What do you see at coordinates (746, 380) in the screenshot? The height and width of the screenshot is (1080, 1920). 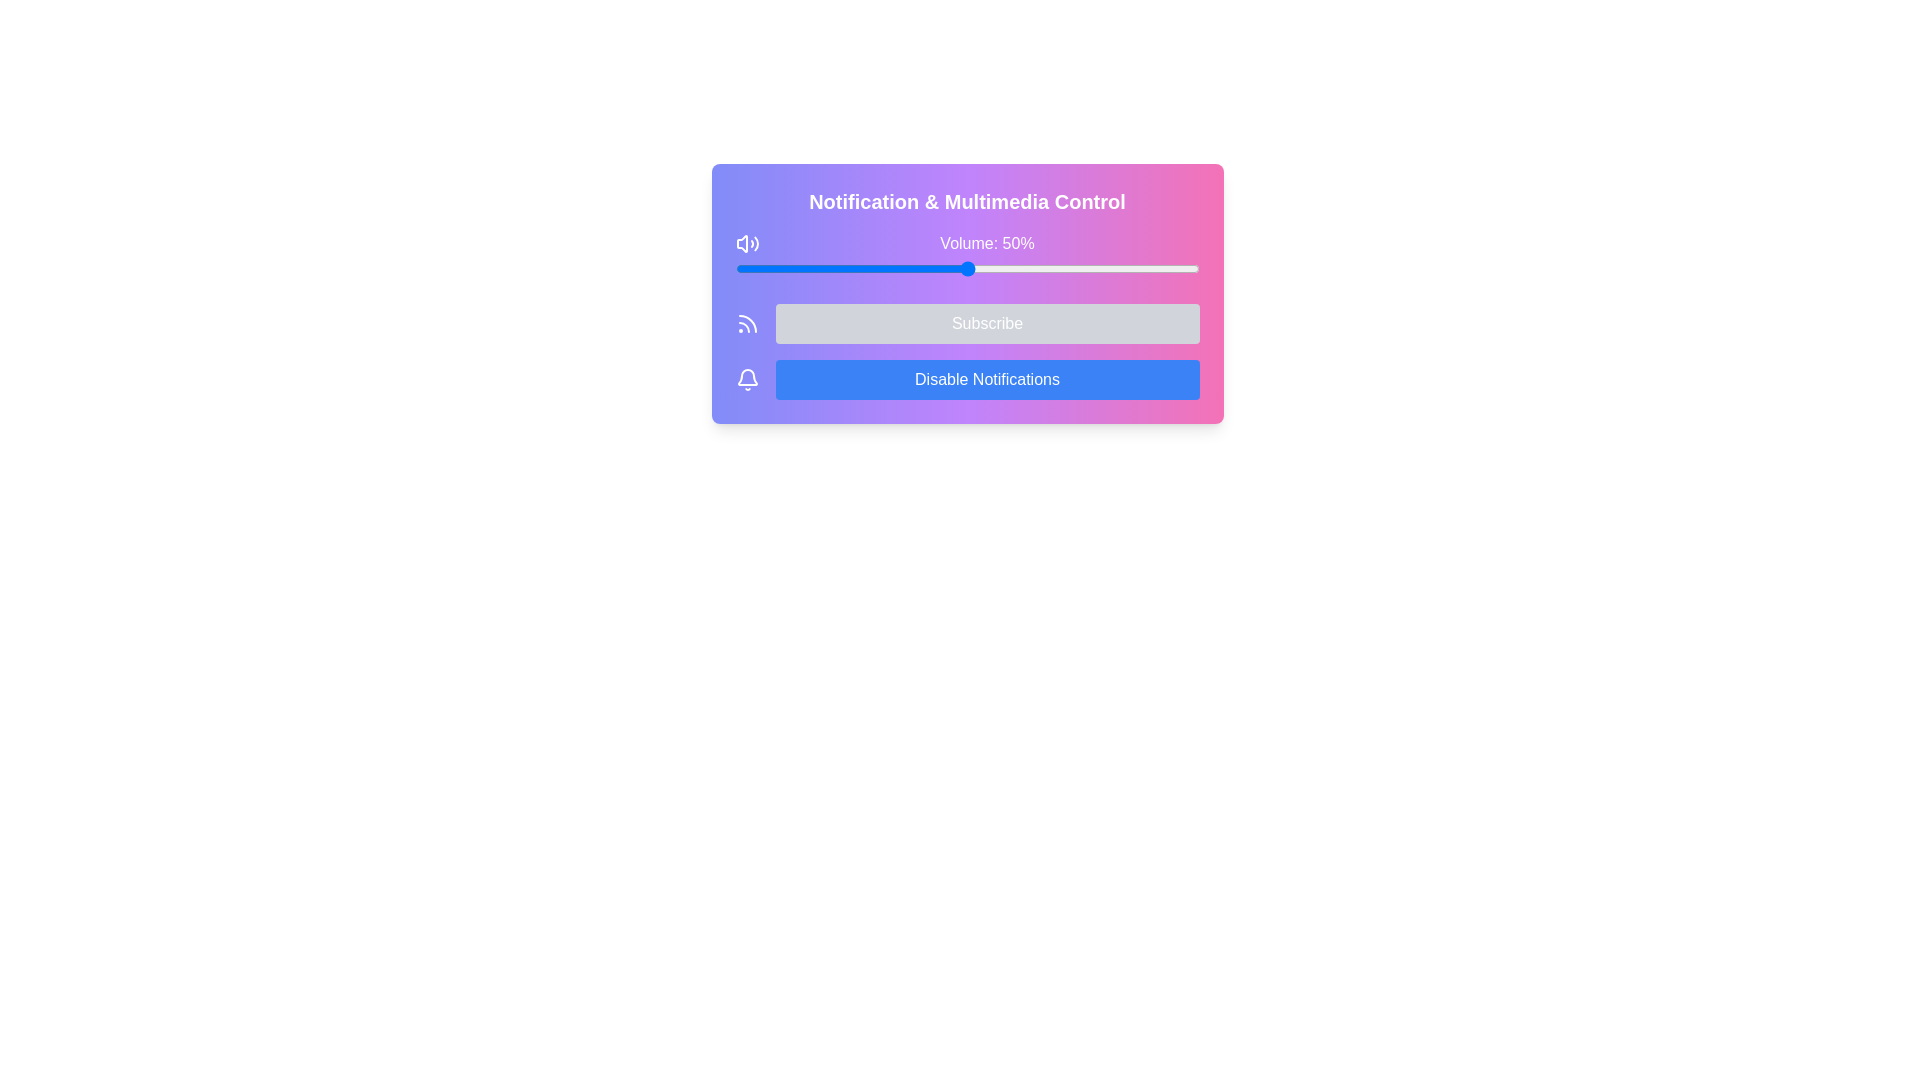 I see `the bell icon, which is styled with a fine outline and positioned prominently above the 'Disable Notifications' button` at bounding box center [746, 380].